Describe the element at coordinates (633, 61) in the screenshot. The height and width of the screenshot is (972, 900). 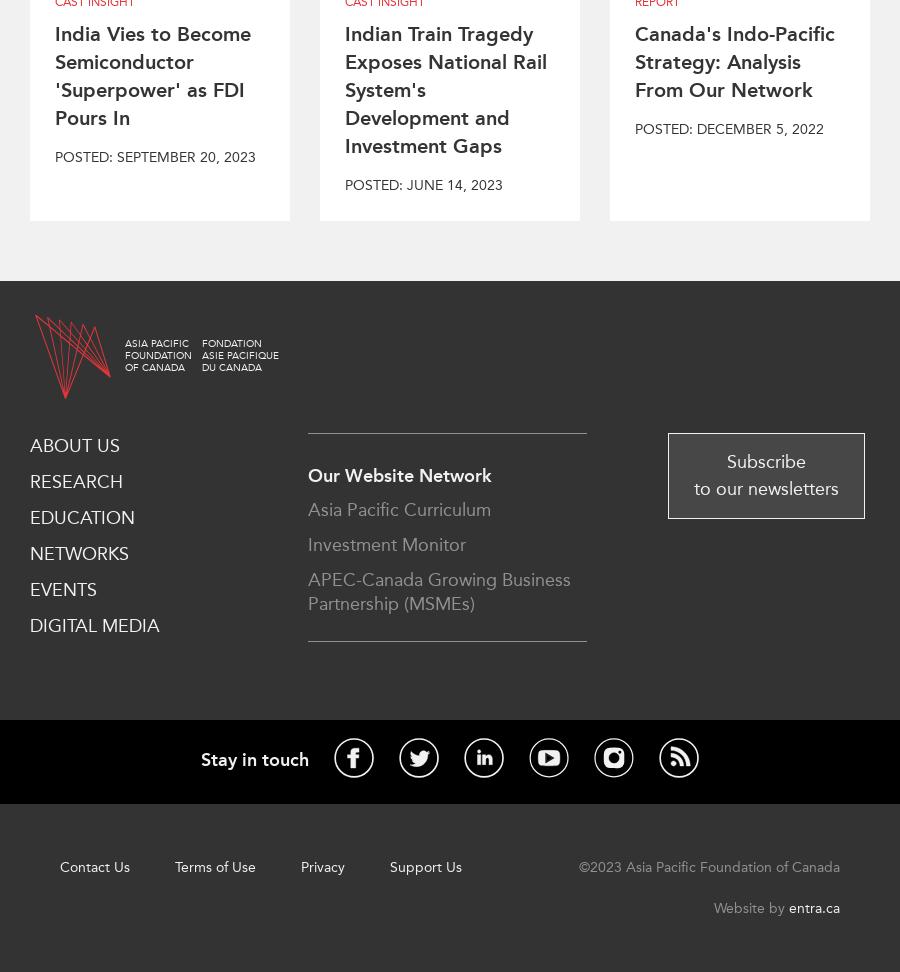
I see `'Canada's Indo-Pacific Strategy: Analysis From Our Network'` at that location.